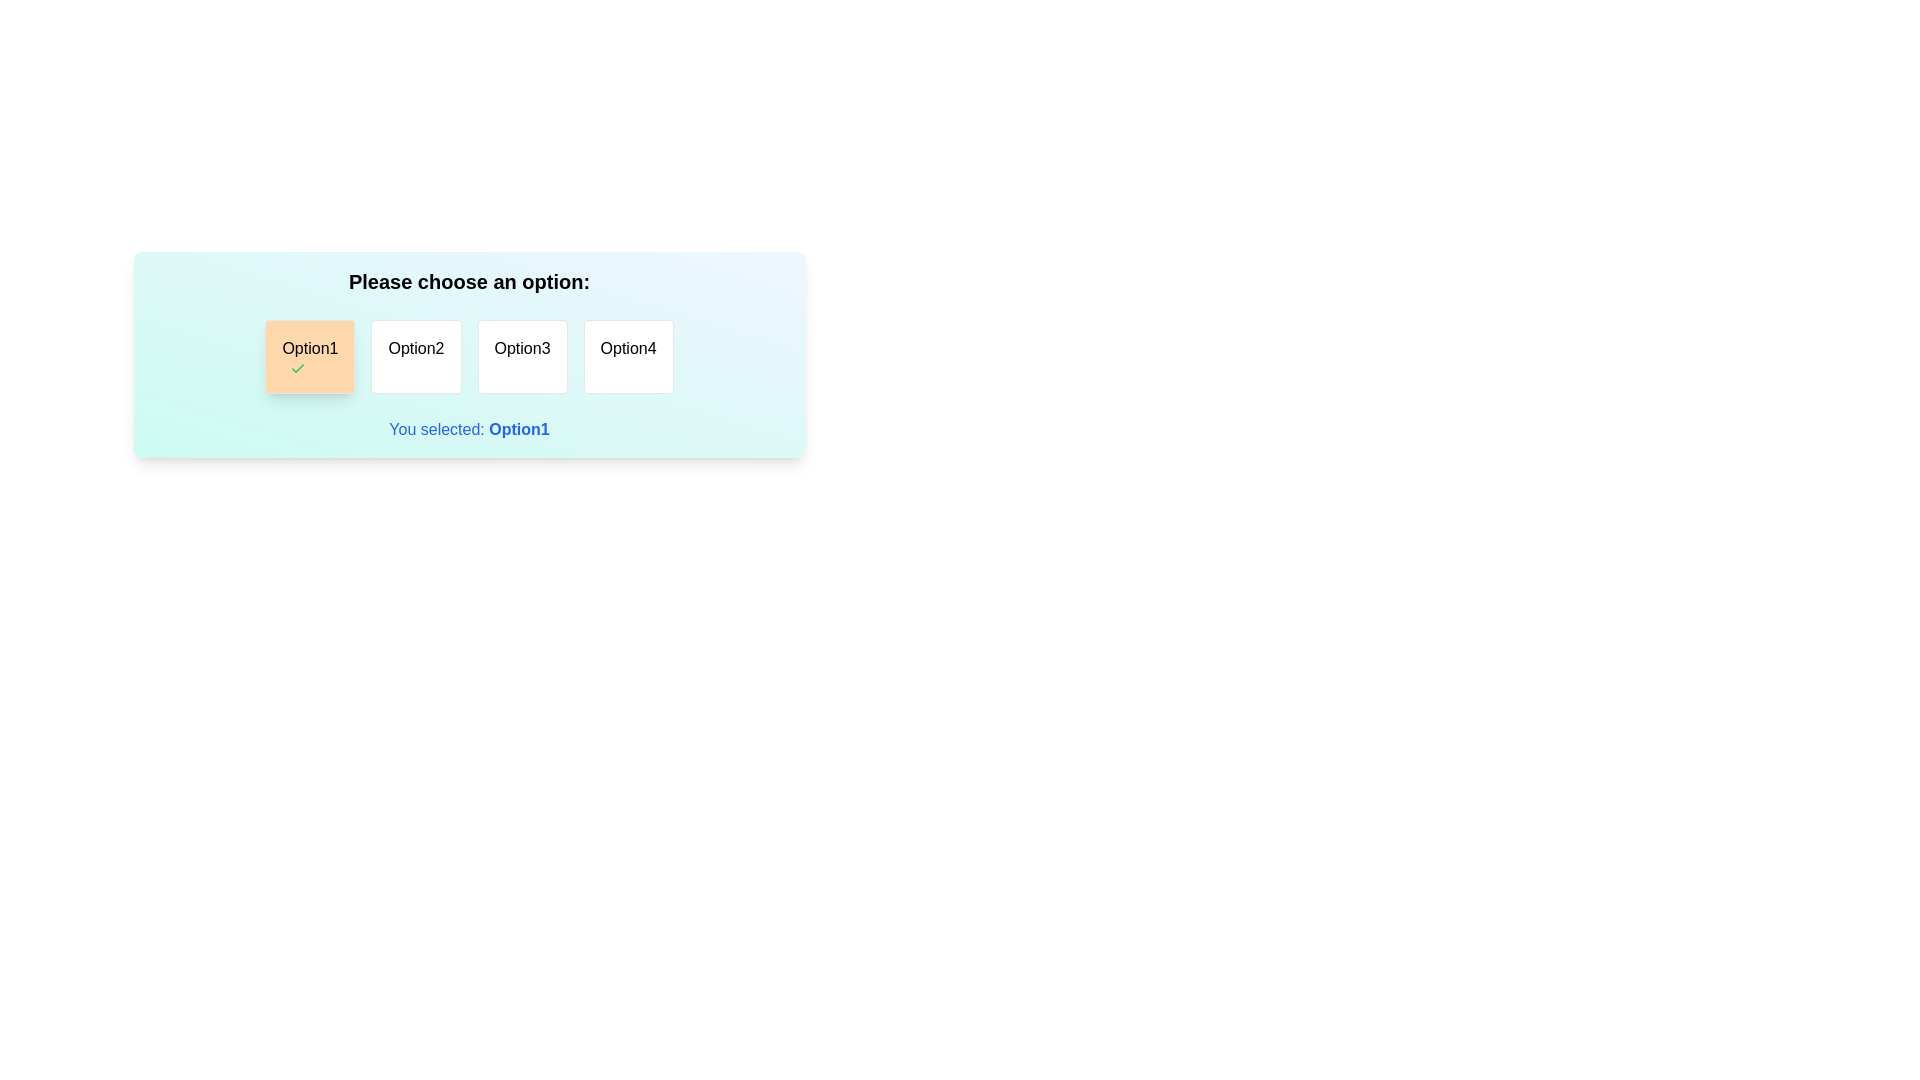 This screenshot has width=1920, height=1080. Describe the element at coordinates (309, 356) in the screenshot. I see `the first selectable button or tile` at that location.